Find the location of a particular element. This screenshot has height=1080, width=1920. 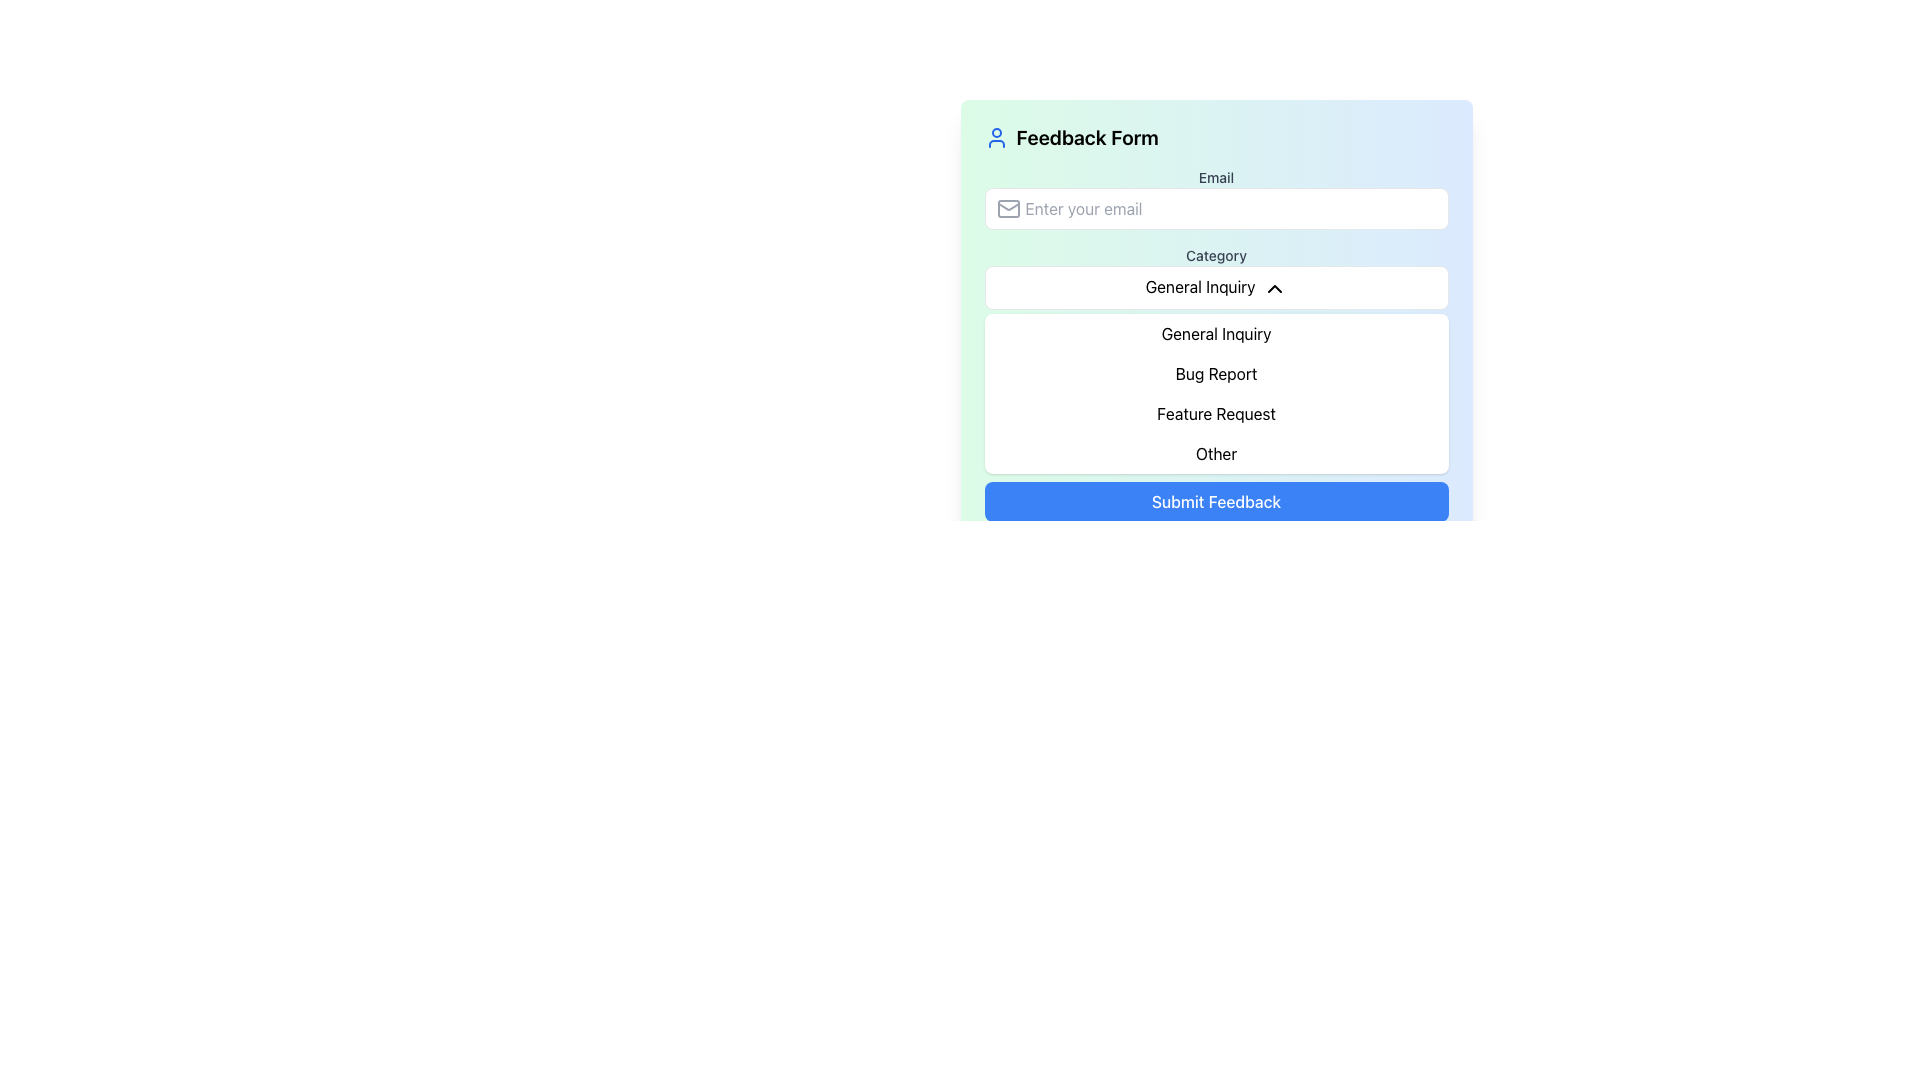

the dropdown menu located under the 'Category' label is located at coordinates (1215, 287).